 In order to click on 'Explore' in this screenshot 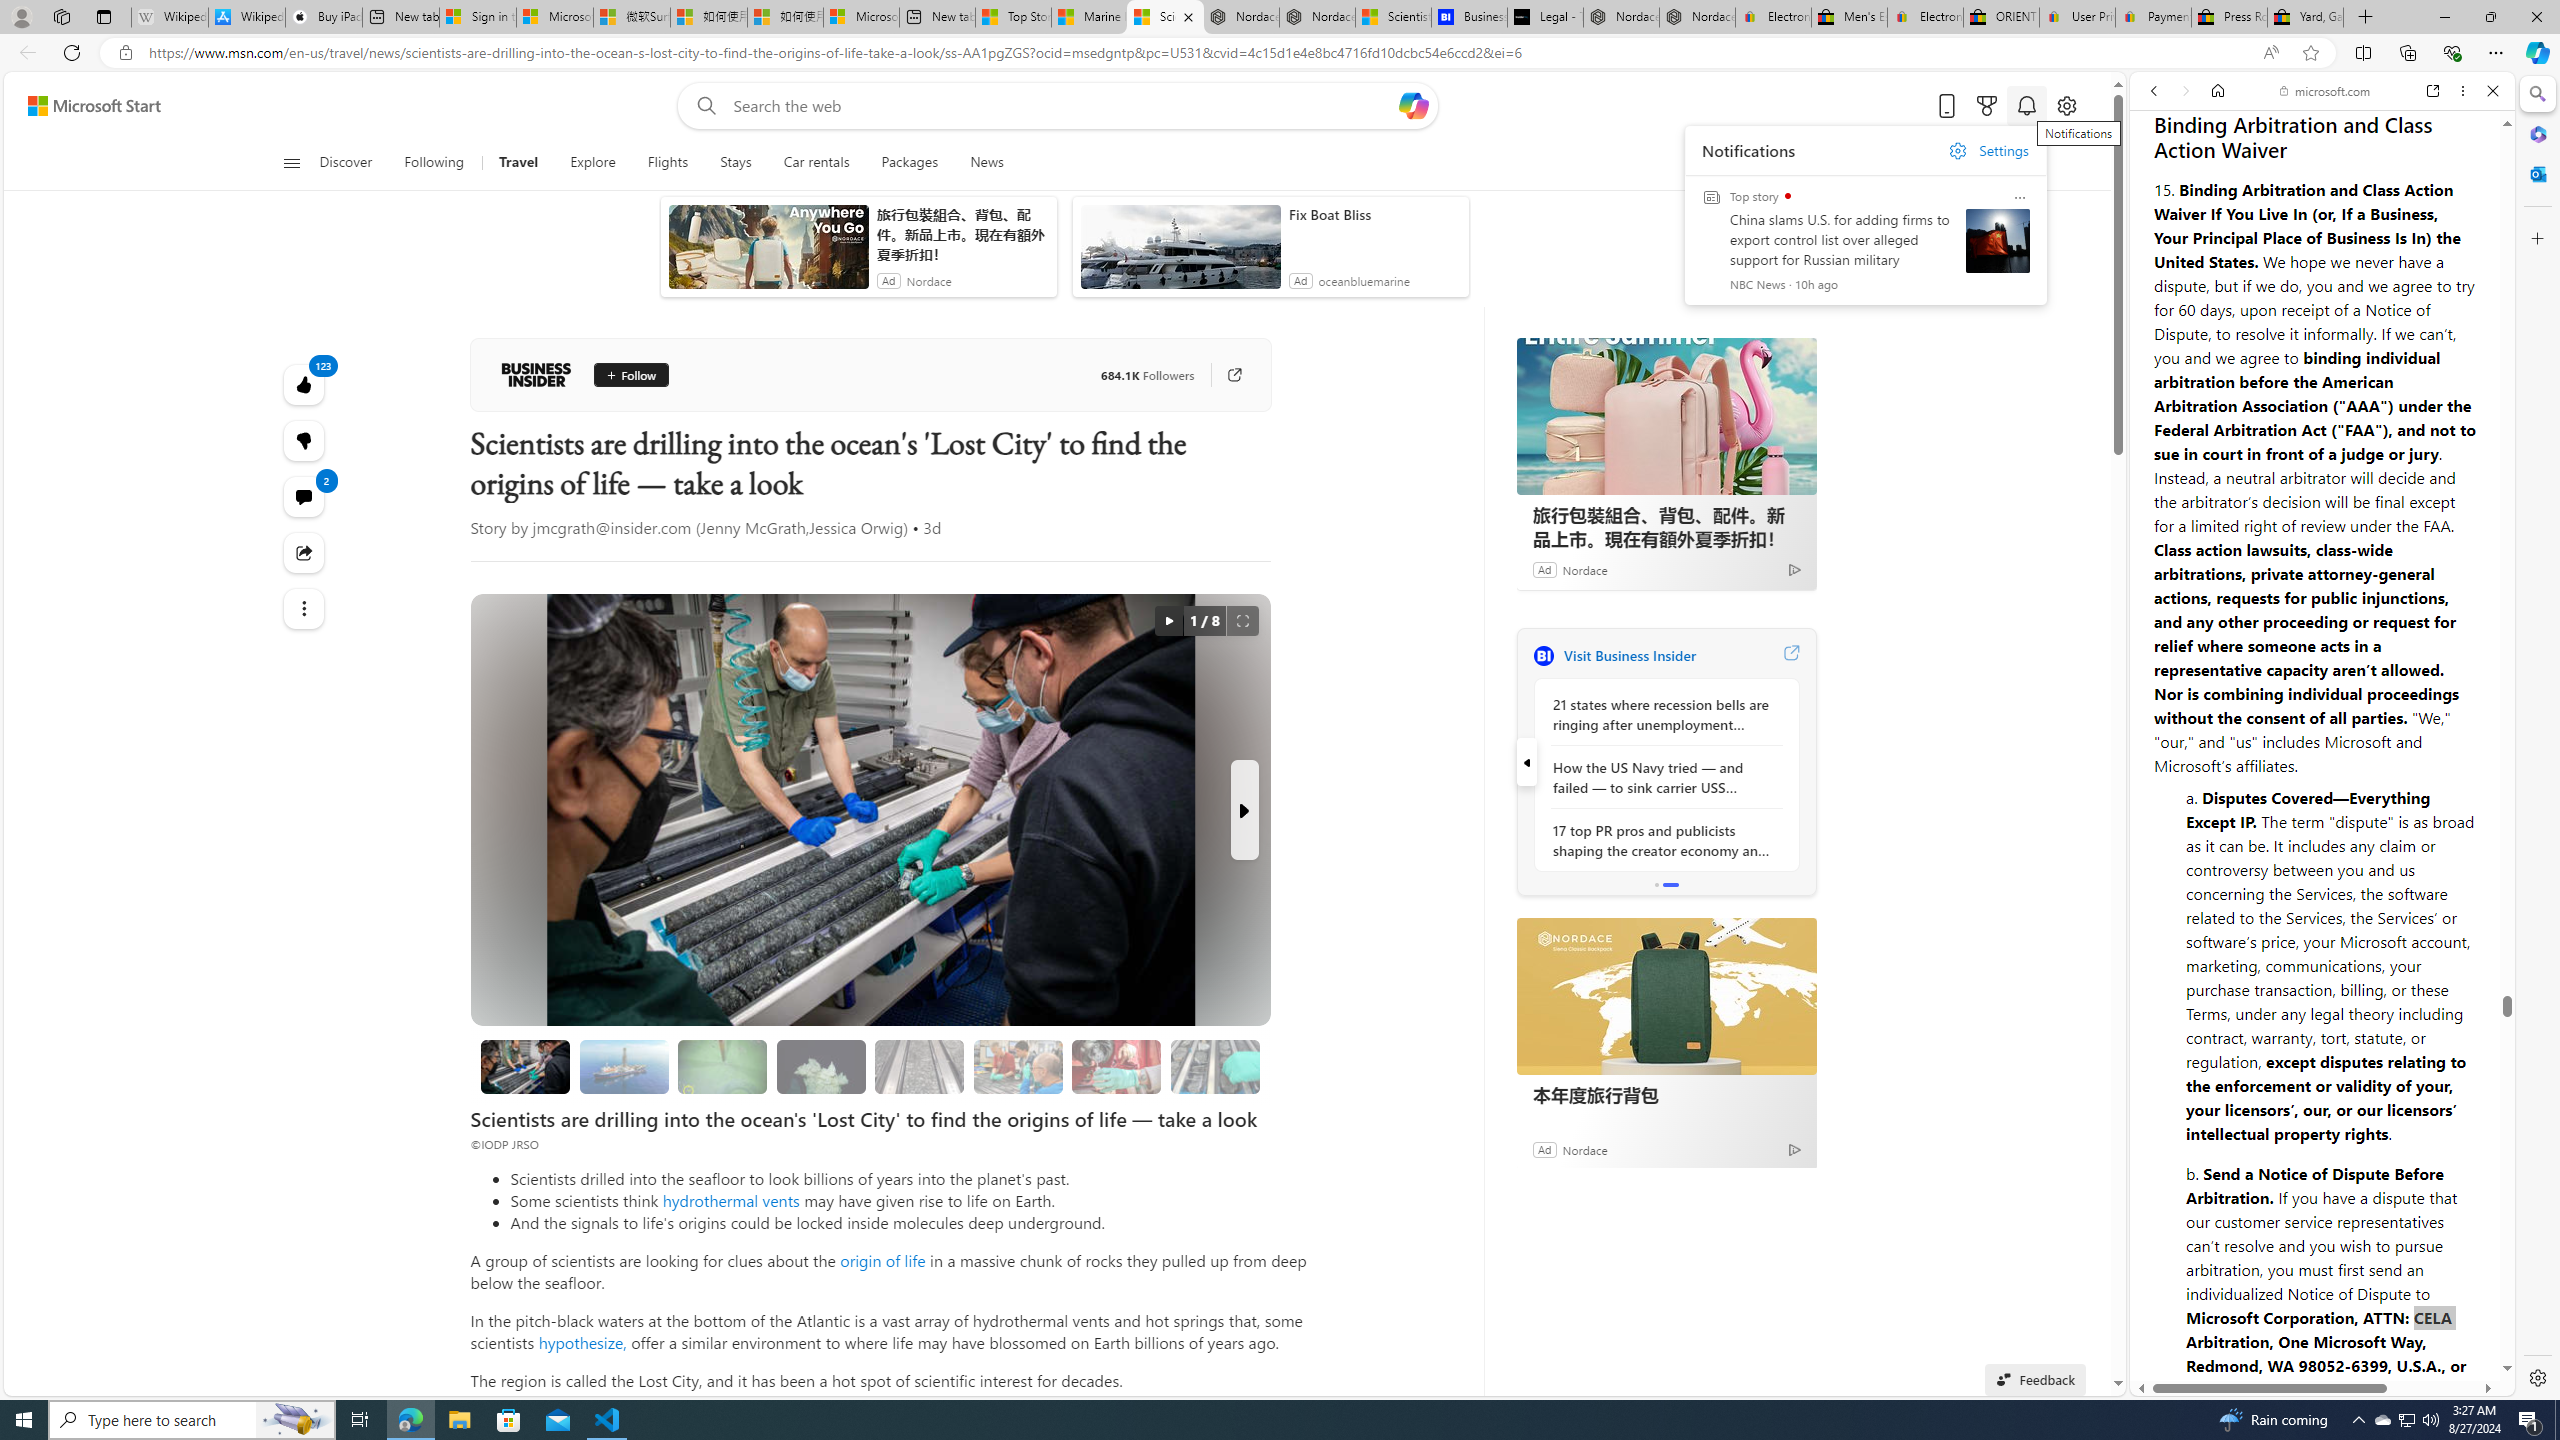, I will do `click(592, 162)`.